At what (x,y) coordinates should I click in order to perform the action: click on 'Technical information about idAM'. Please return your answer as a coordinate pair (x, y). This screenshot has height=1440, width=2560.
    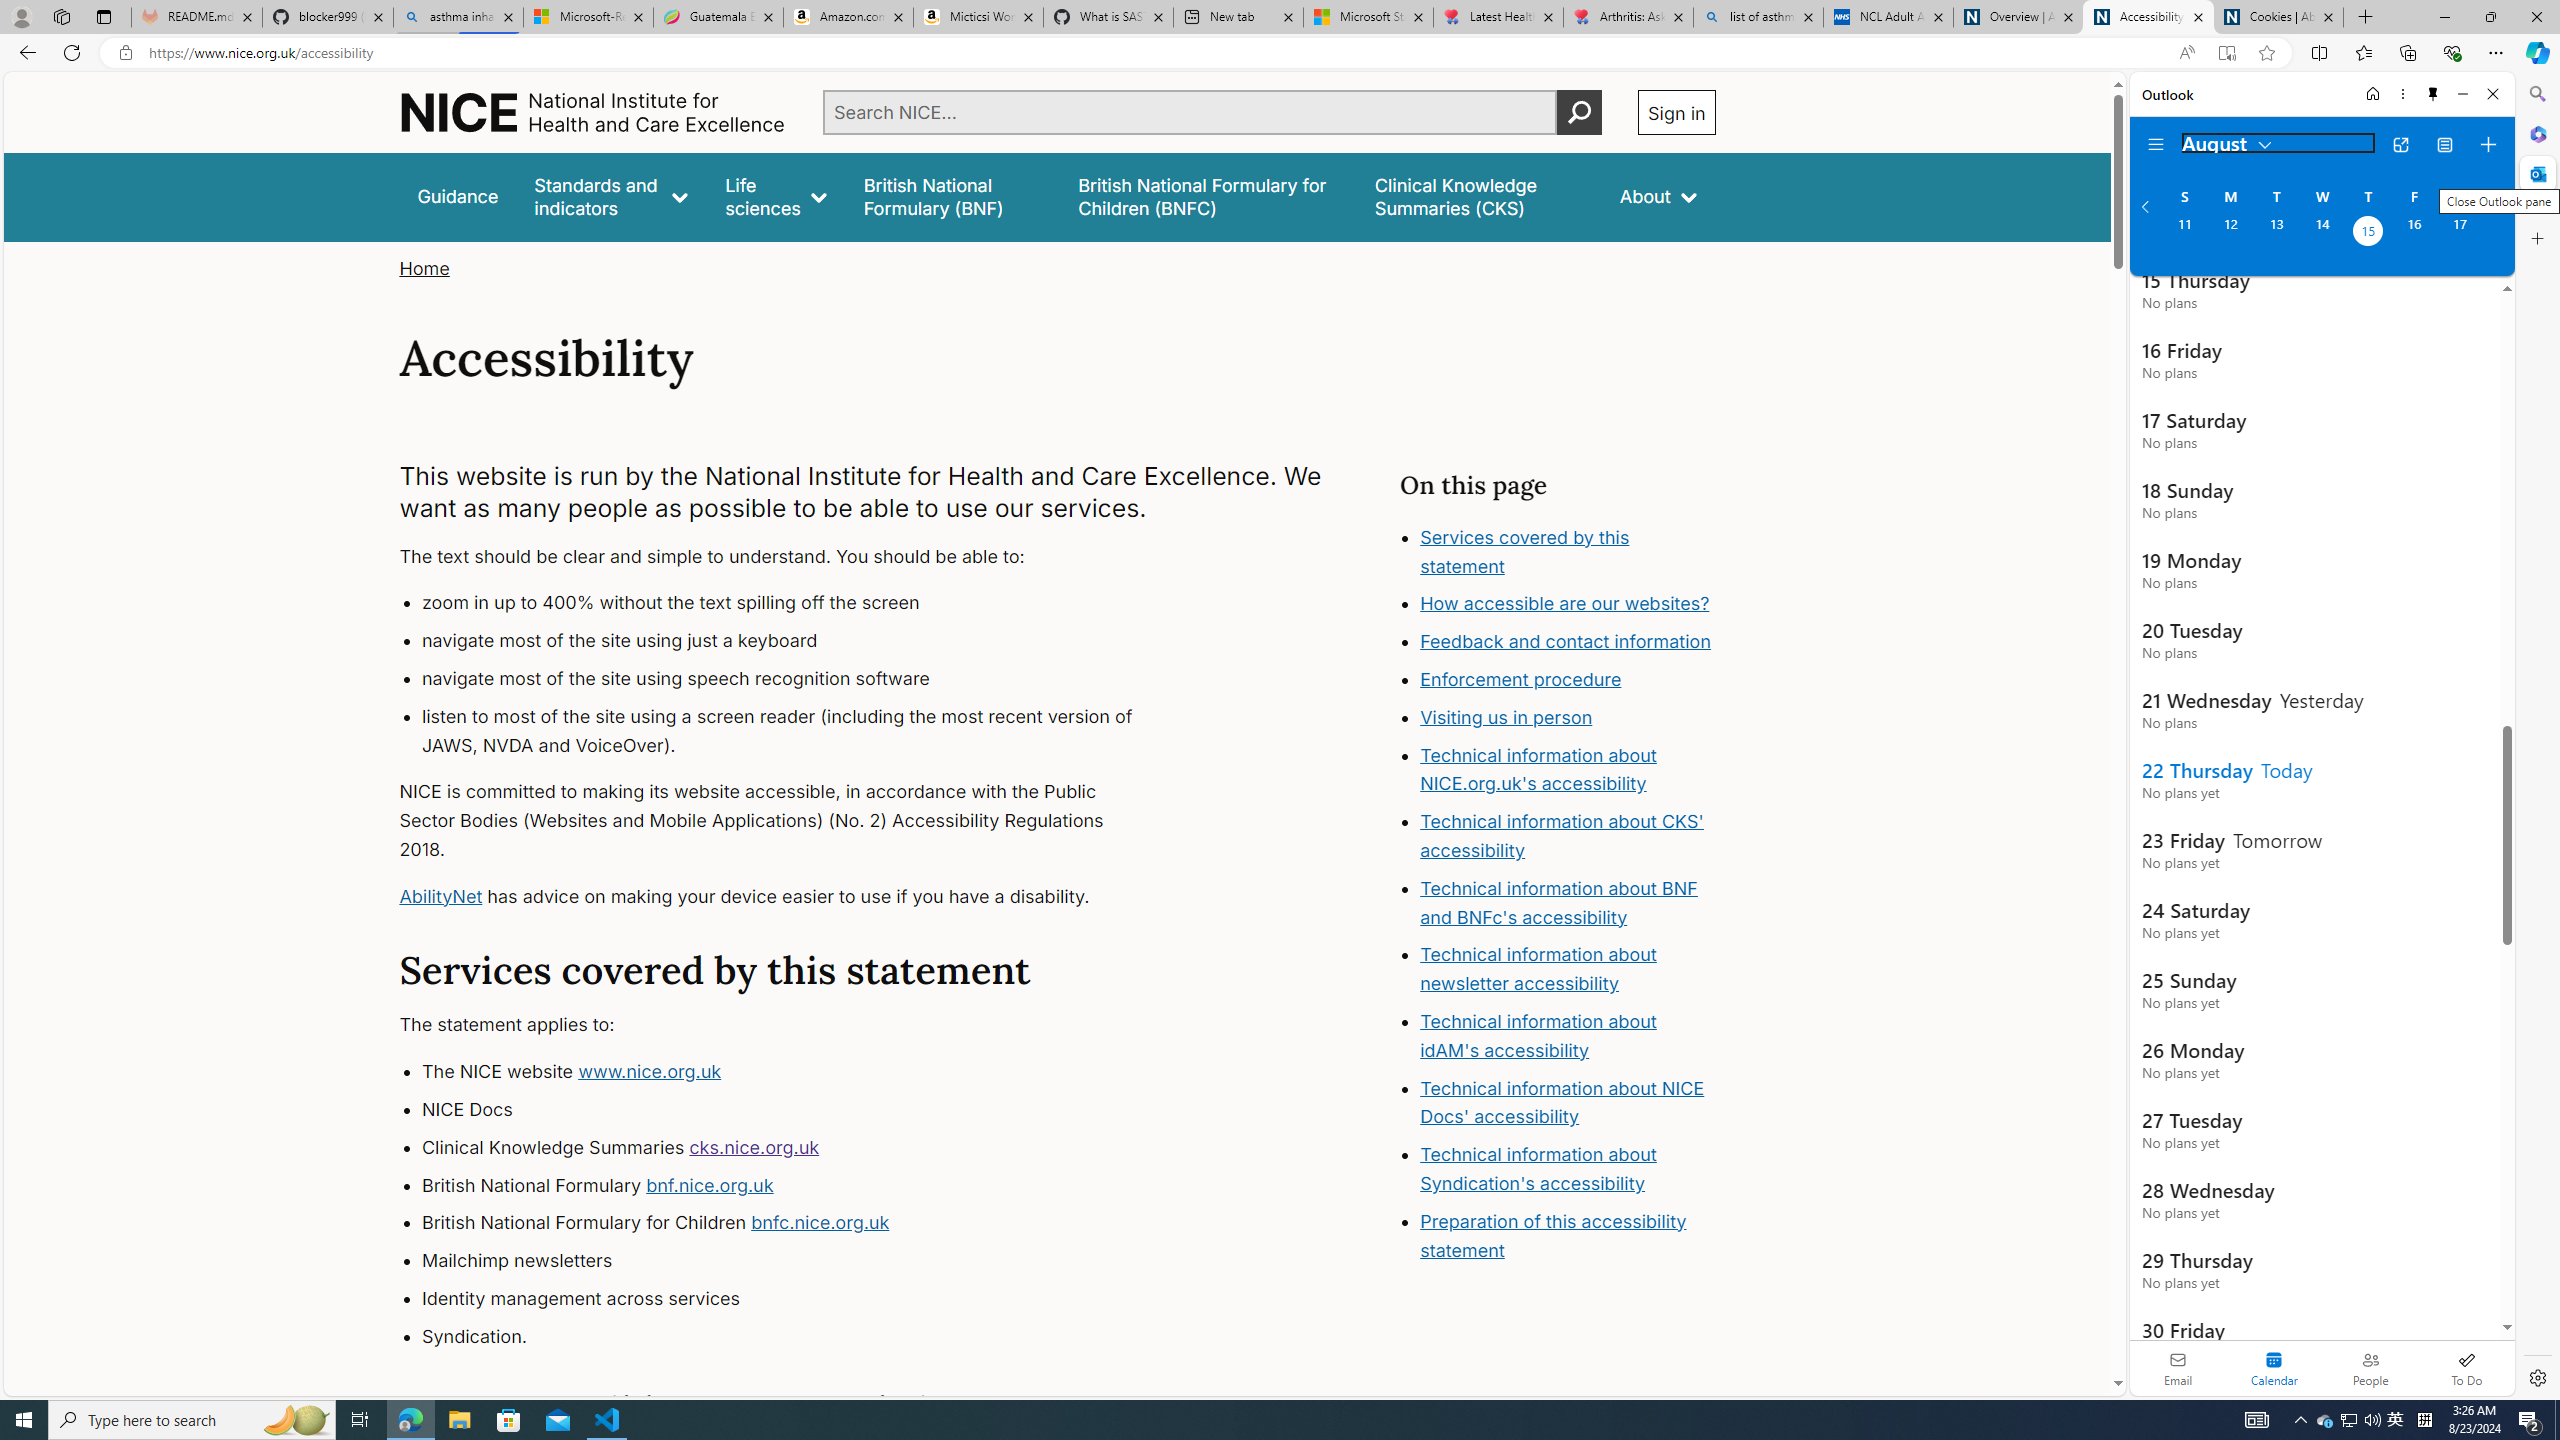
    Looking at the image, I should click on (1537, 1035).